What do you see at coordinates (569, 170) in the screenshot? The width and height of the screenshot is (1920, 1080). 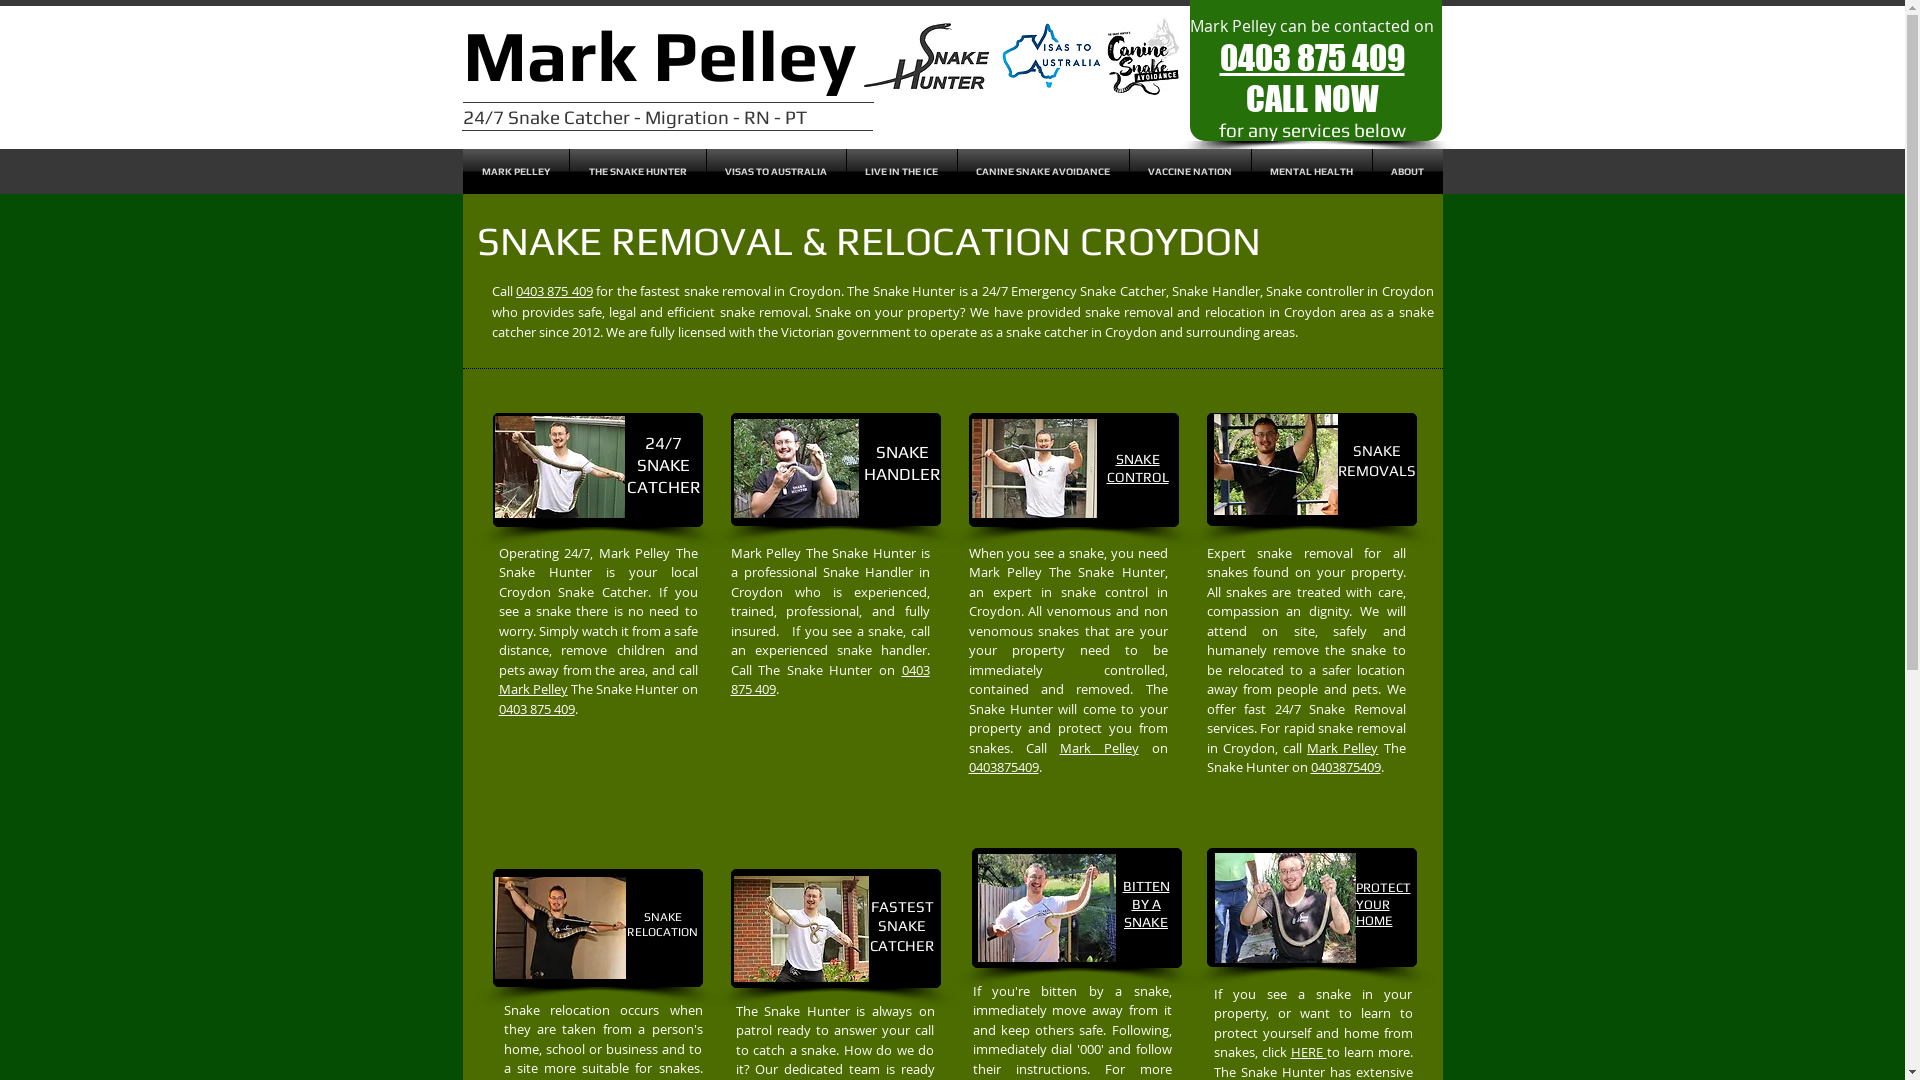 I see `'THE SNAKE HUNTER'` at bounding box center [569, 170].